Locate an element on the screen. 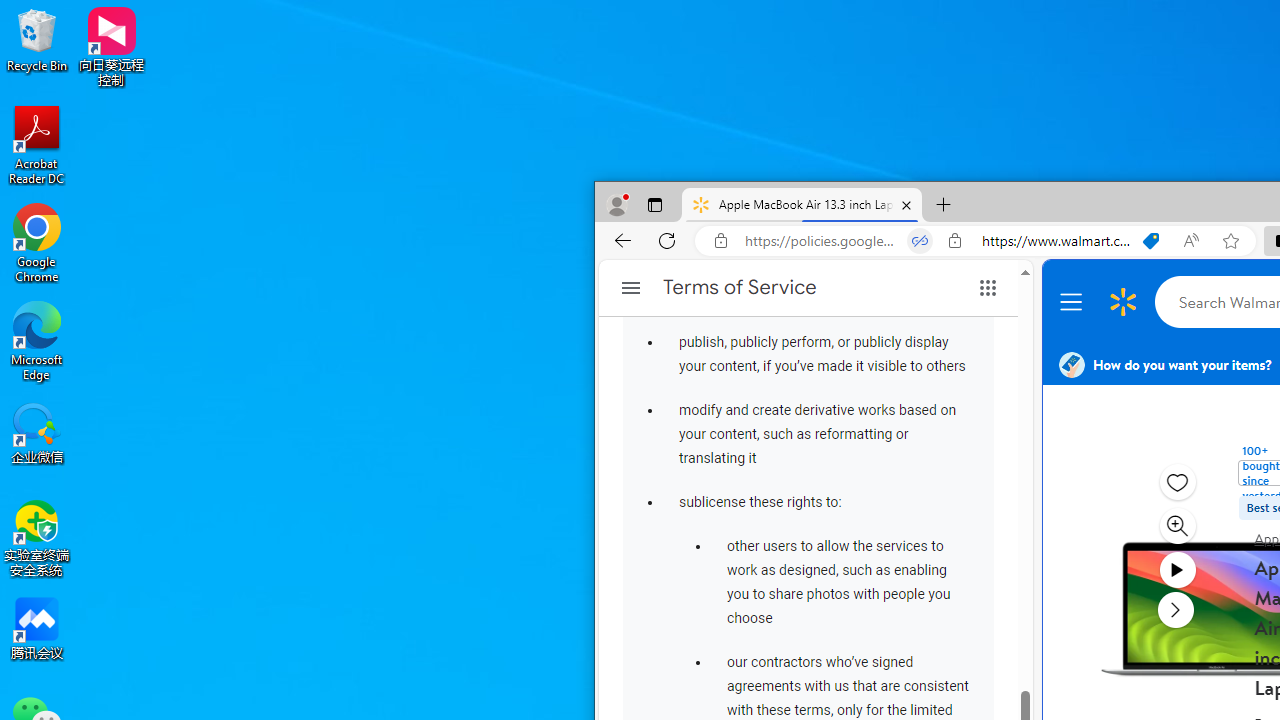  'Menu' is located at coordinates (1073, 302).